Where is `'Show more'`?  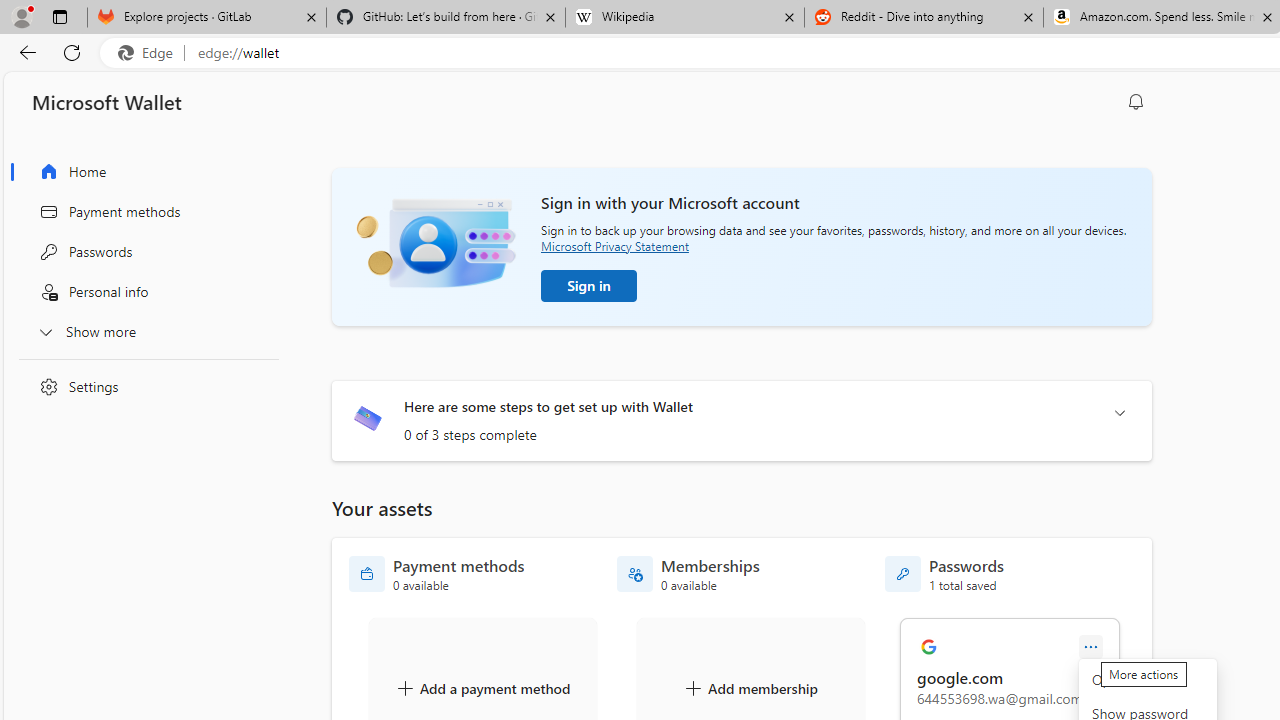
'Show more' is located at coordinates (143, 330).